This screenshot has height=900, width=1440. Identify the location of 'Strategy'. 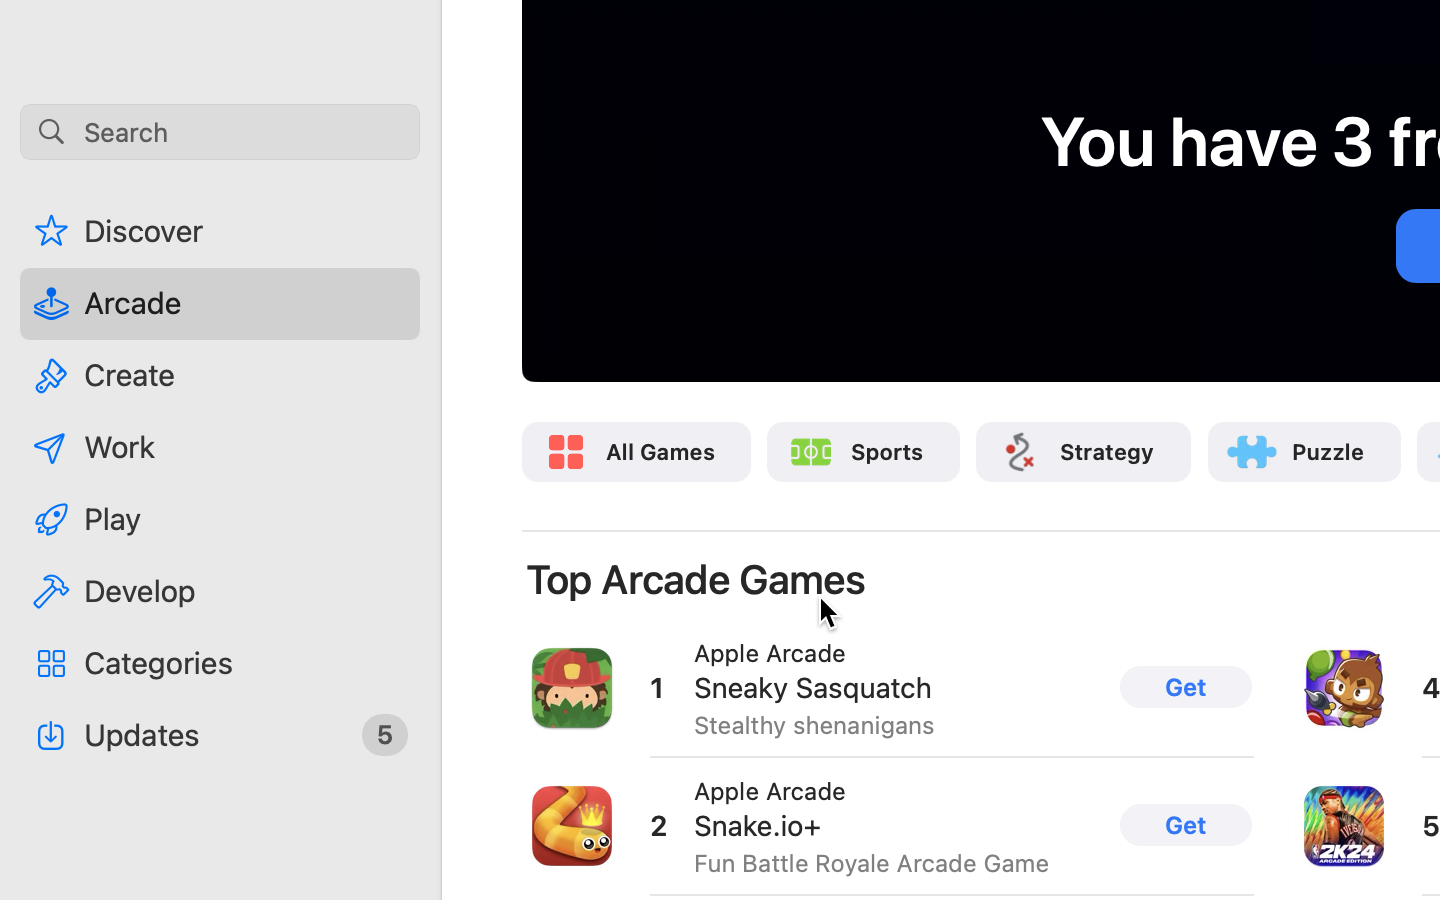
(1106, 450).